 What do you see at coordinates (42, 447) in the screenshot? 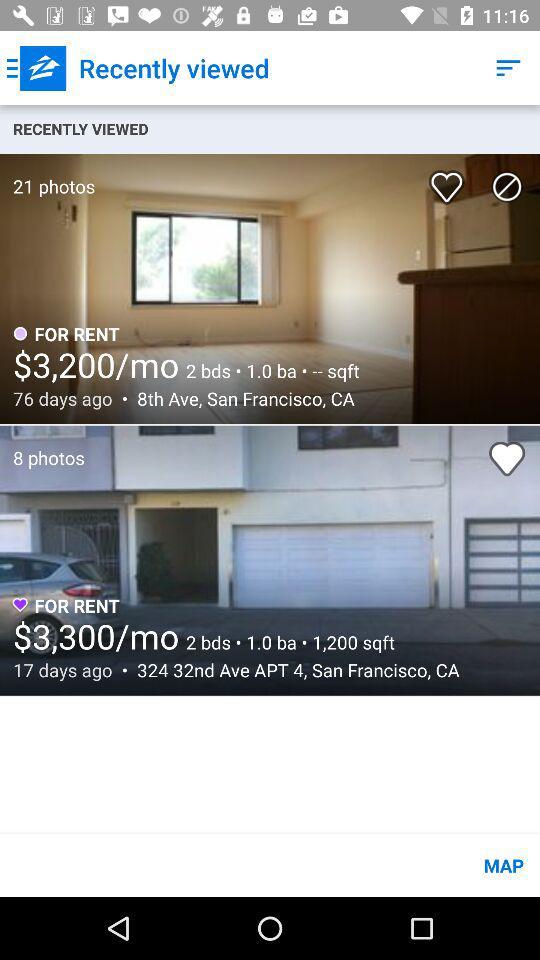
I see `8 photos icon` at bounding box center [42, 447].